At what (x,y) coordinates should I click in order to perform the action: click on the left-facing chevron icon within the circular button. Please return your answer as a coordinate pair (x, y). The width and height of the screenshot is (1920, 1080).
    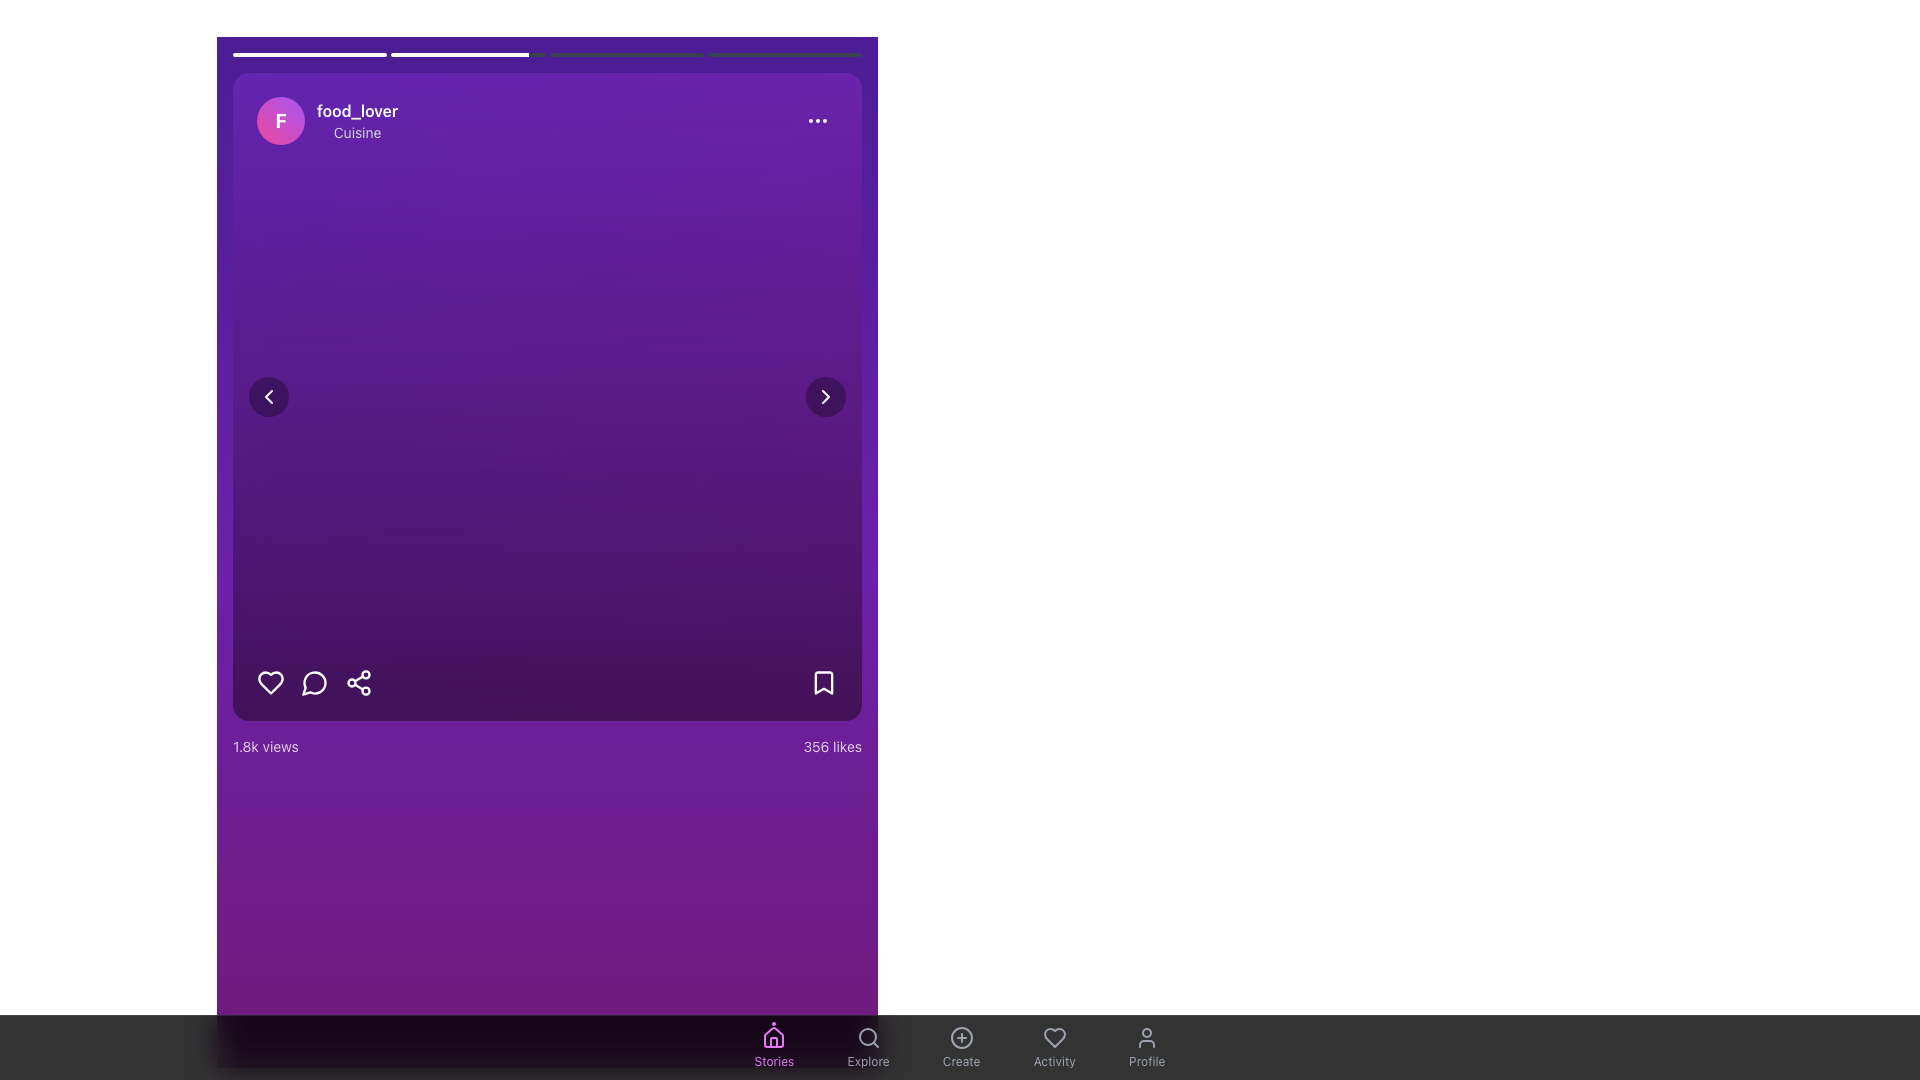
    Looking at the image, I should click on (267, 397).